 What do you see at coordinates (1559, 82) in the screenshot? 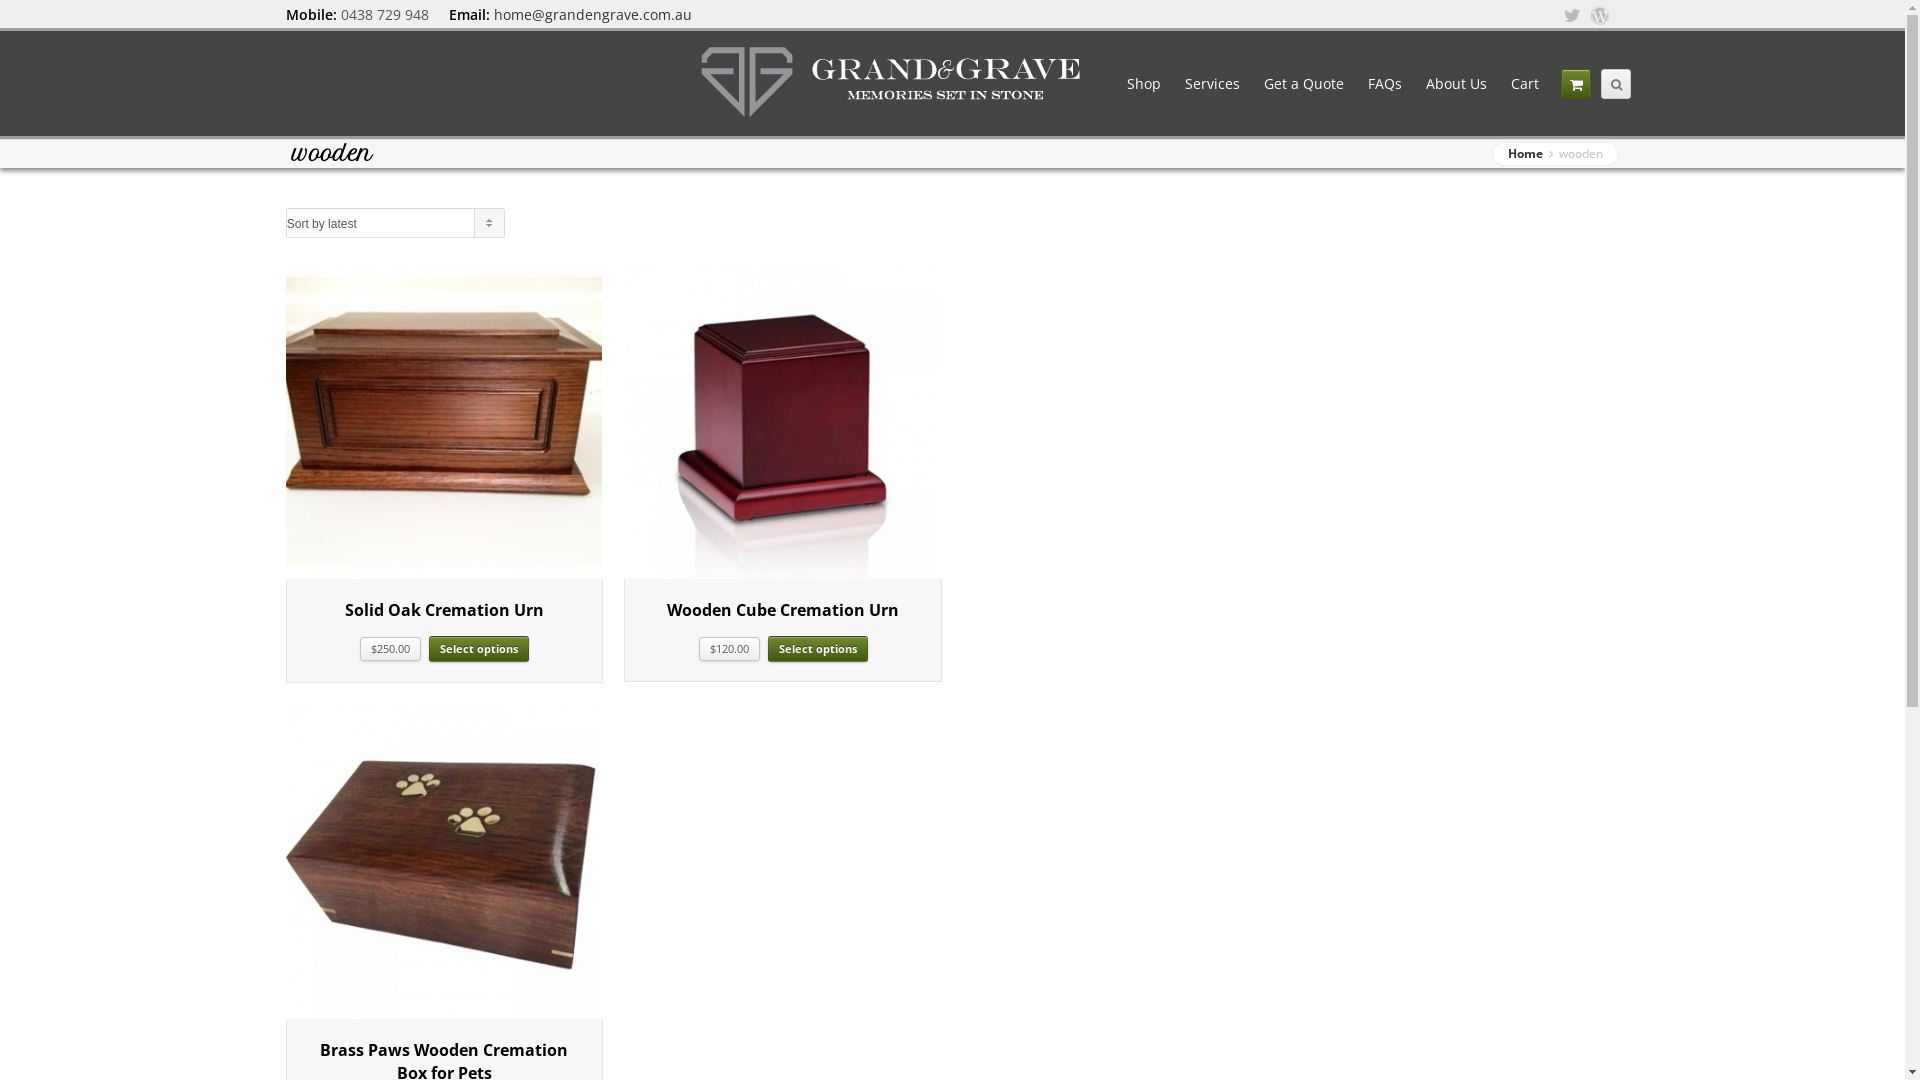
I see `'Your Cart'` at bounding box center [1559, 82].